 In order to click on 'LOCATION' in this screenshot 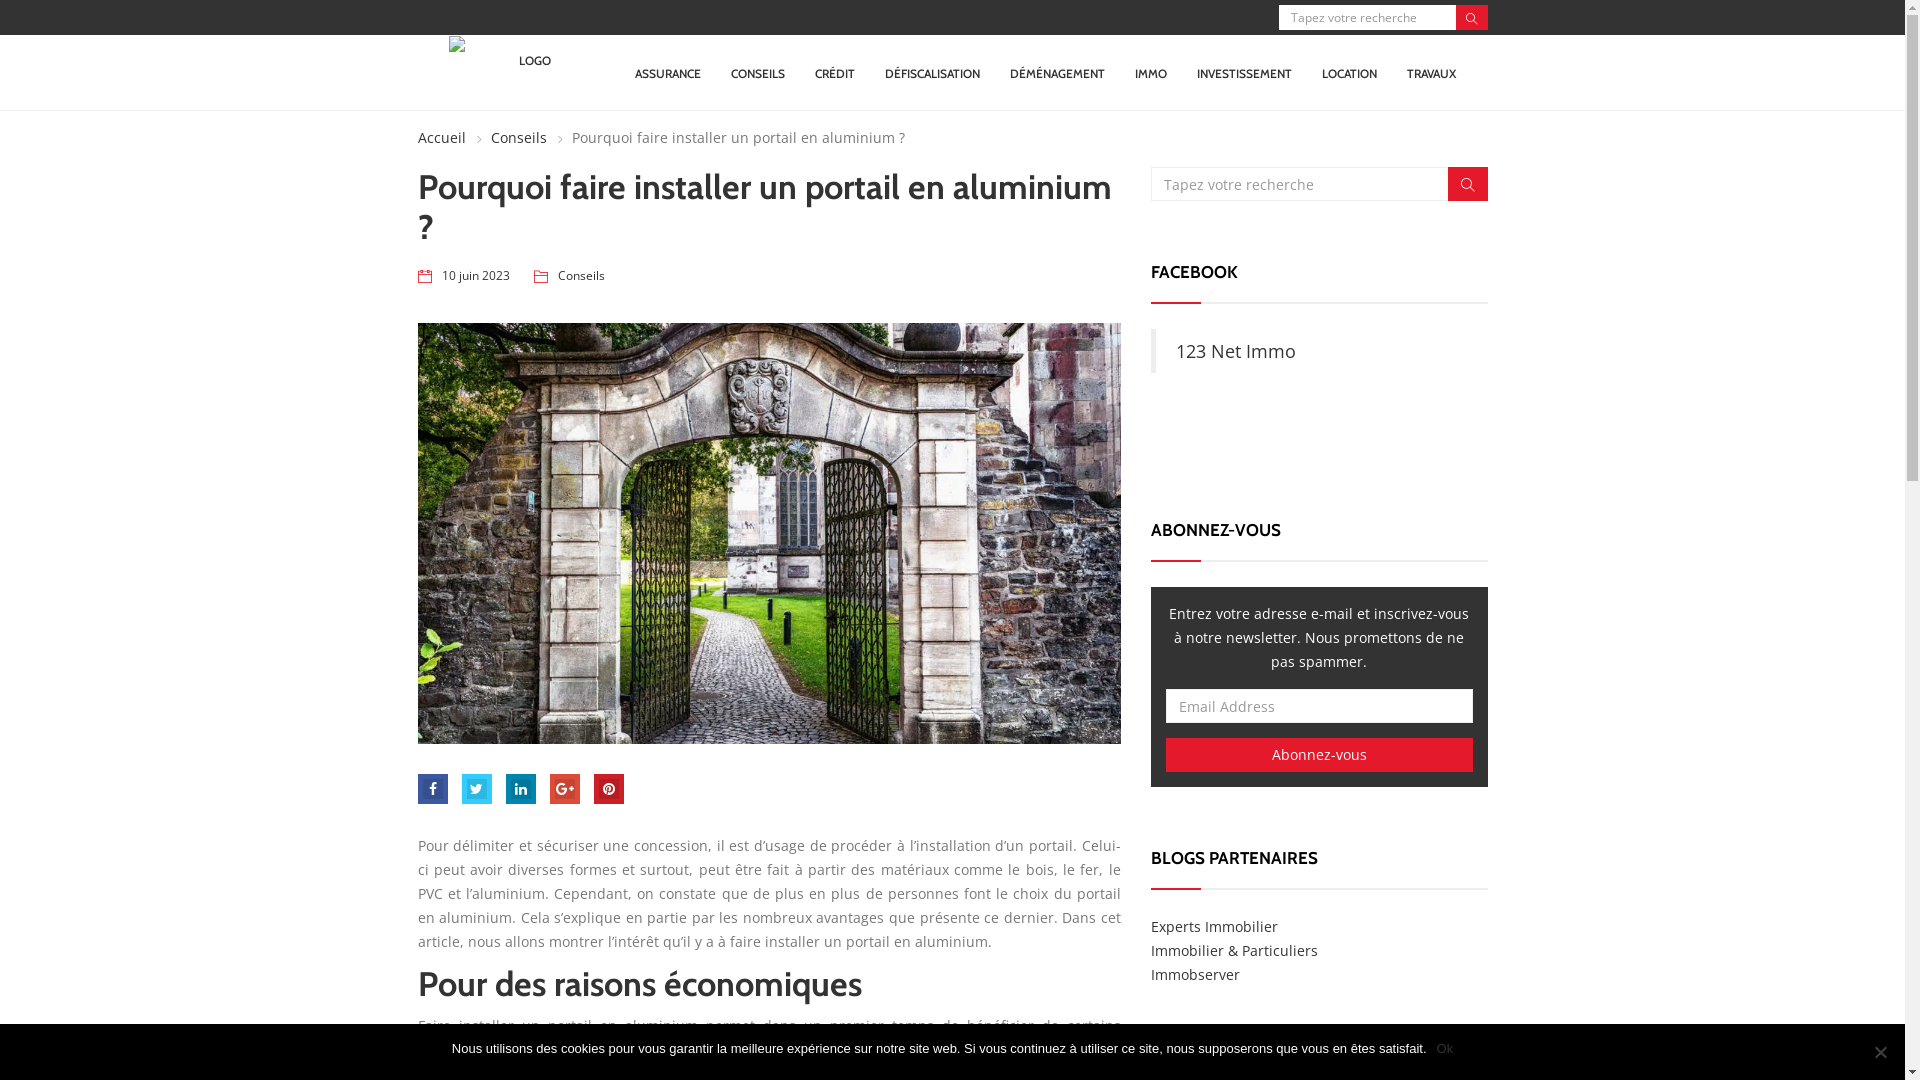, I will do `click(1349, 72)`.